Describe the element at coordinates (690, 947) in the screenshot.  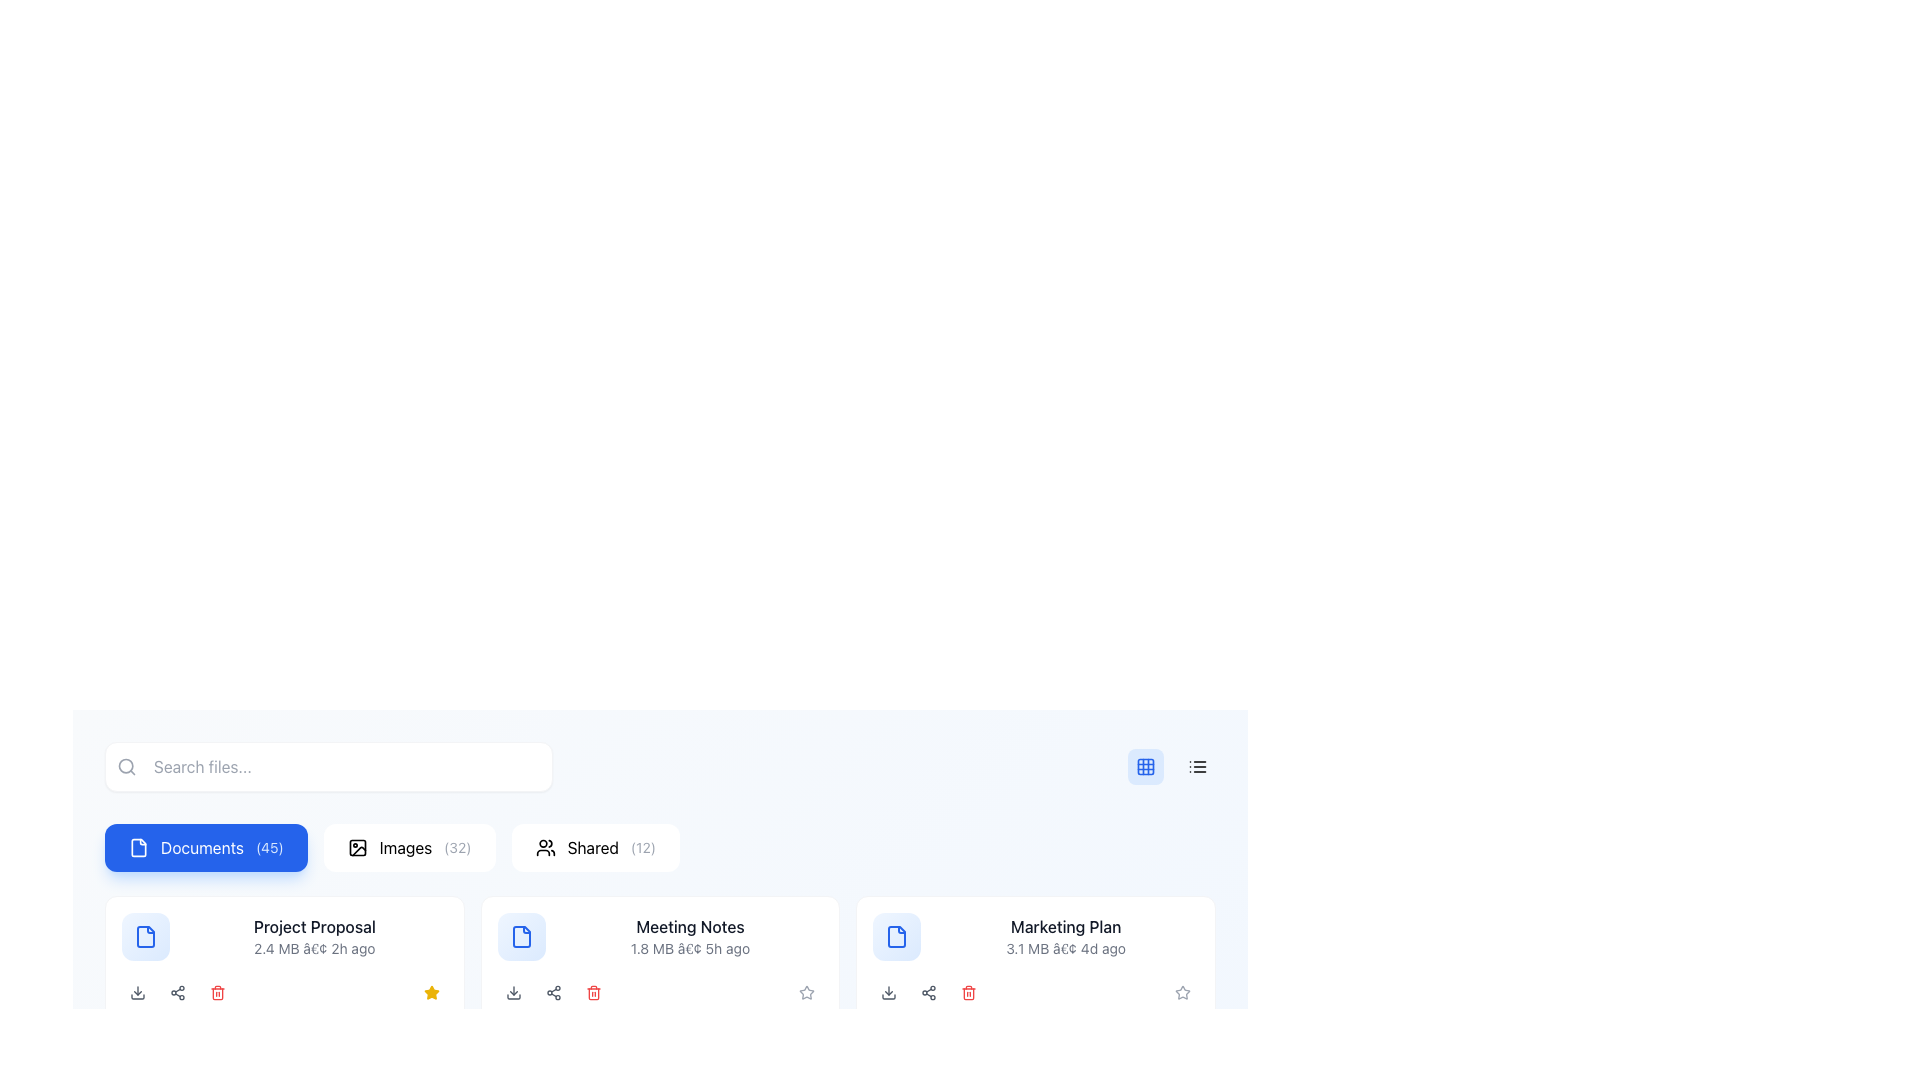
I see `the text label displaying '1.8 MB • 5h ago', which is located beneath the 'Meeting Notes' text and is part of the file metadata` at that location.